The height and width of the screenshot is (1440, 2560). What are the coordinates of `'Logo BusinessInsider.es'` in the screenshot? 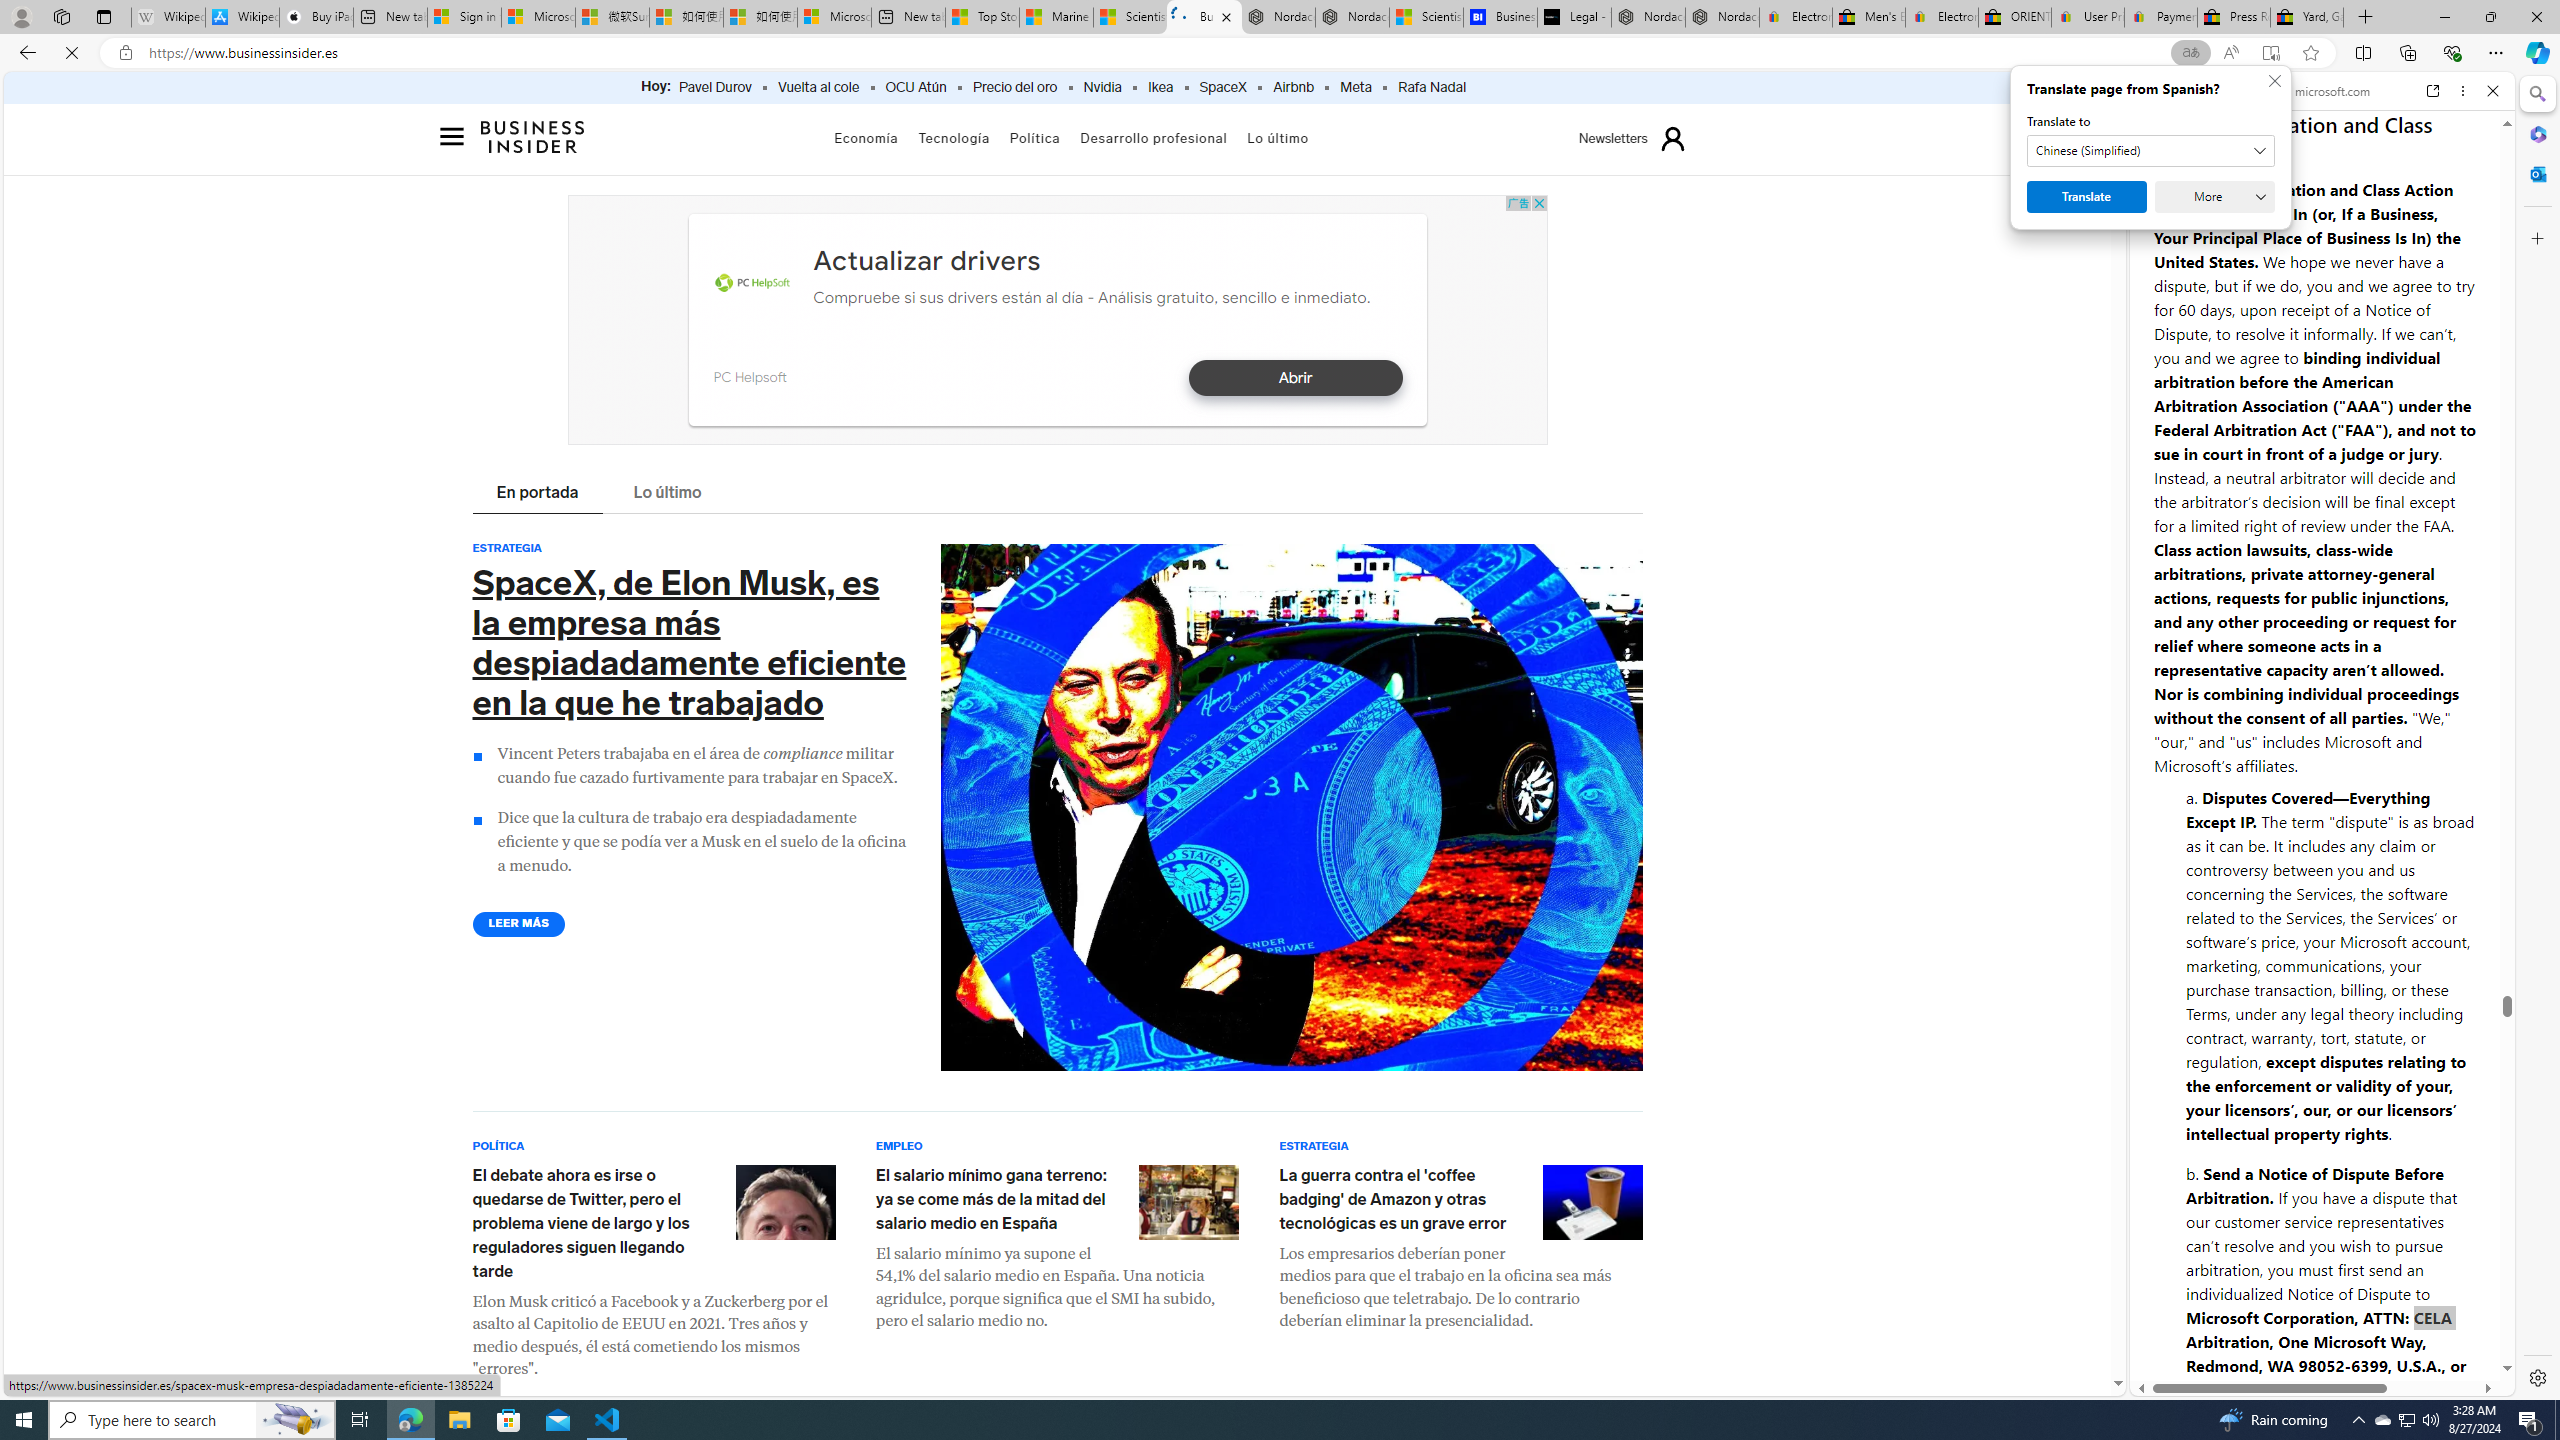 It's located at (533, 135).